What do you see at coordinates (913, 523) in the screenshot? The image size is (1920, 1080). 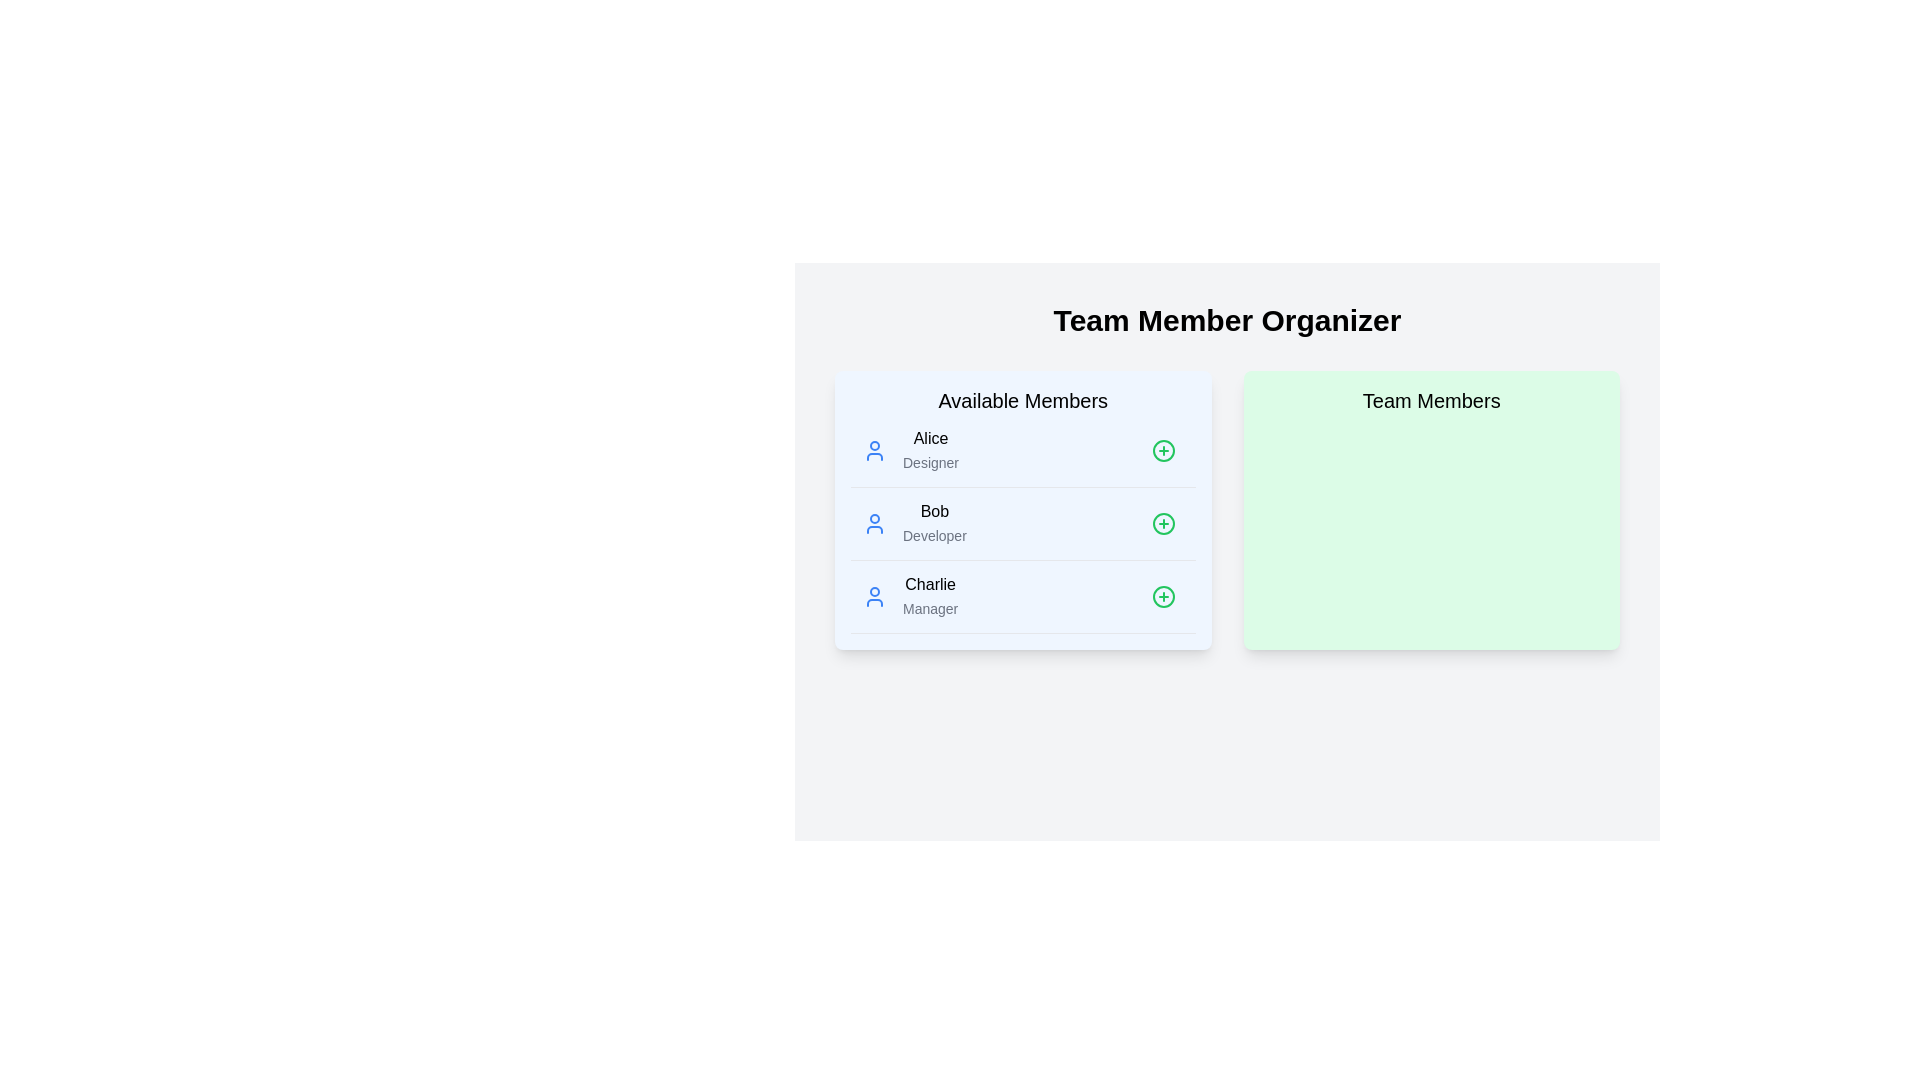 I see `the user icon for the team member 'Bob', who is listed as a Developer under the 'Available Members' section` at bounding box center [913, 523].